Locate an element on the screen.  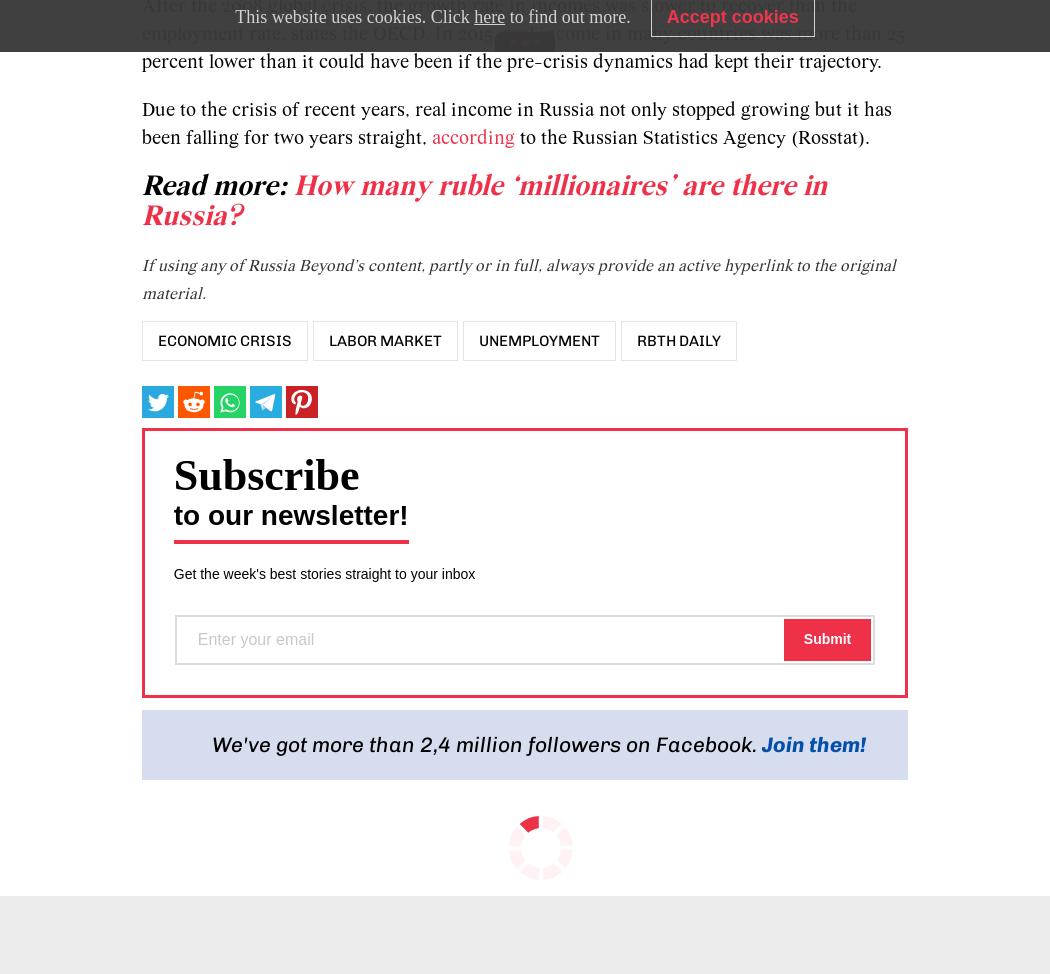
'here' is located at coordinates (488, 15).